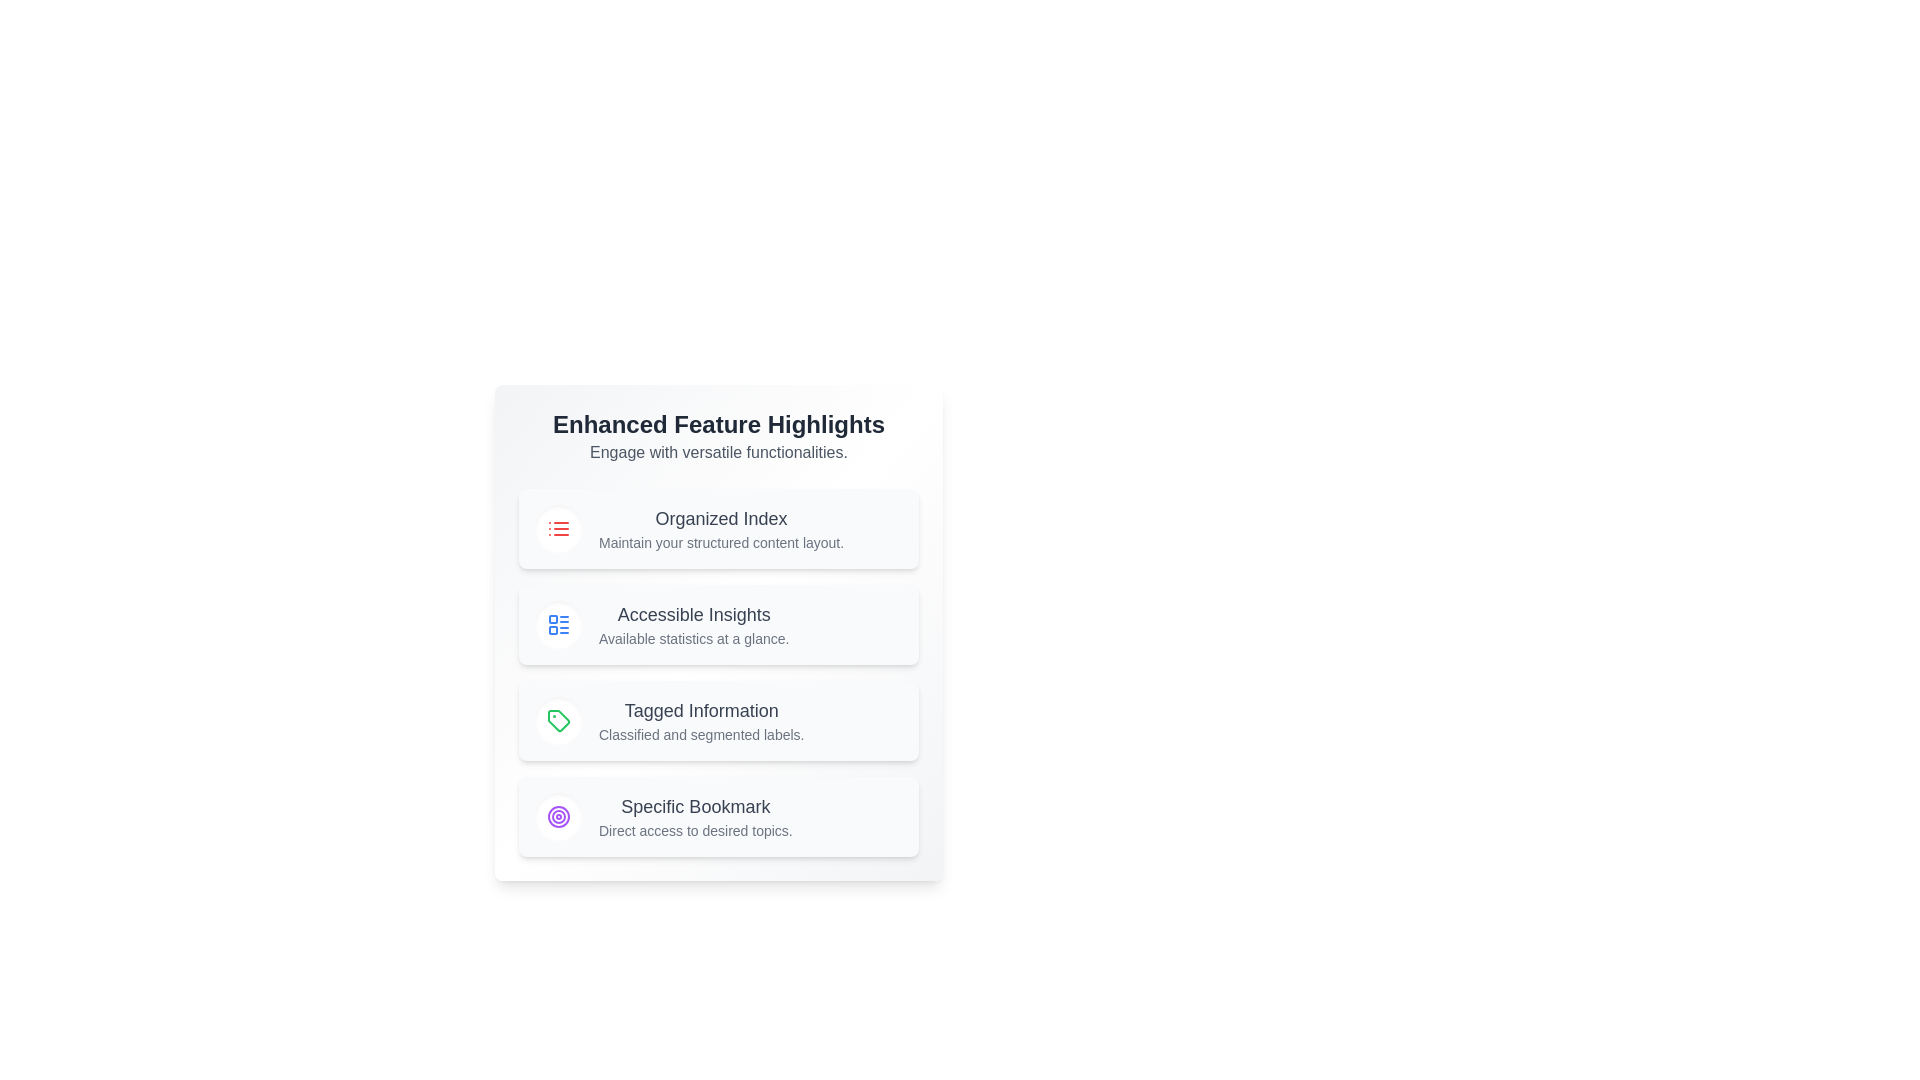 The width and height of the screenshot is (1920, 1080). What do you see at coordinates (558, 527) in the screenshot?
I see `the icon representing Organized Index` at bounding box center [558, 527].